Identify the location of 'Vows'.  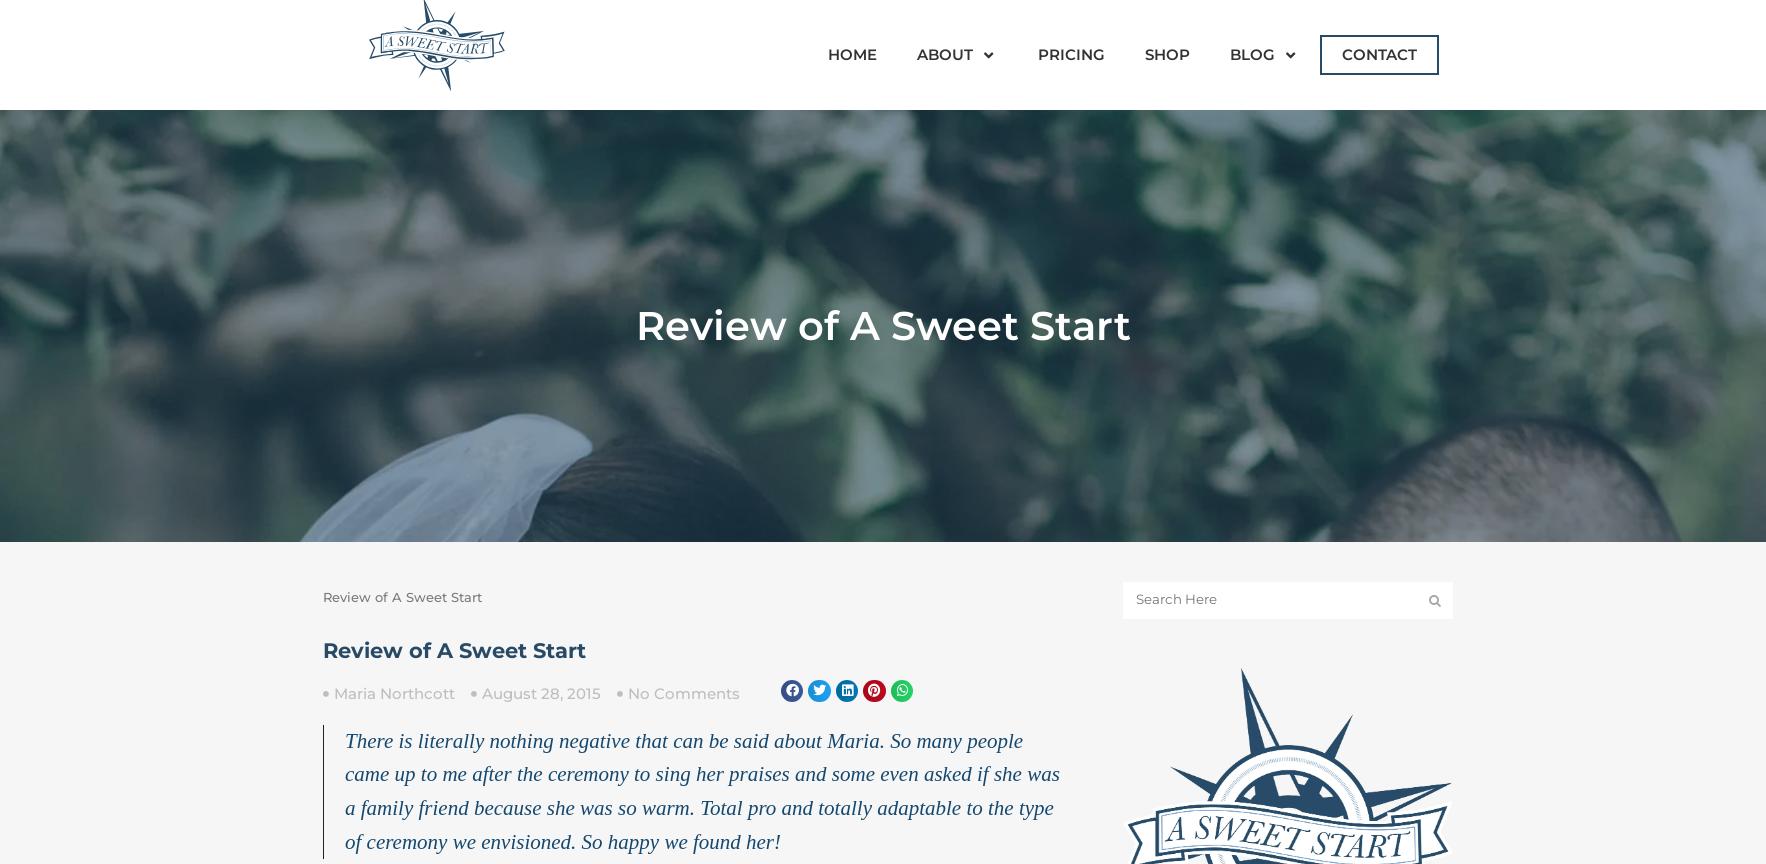
(1253, 340).